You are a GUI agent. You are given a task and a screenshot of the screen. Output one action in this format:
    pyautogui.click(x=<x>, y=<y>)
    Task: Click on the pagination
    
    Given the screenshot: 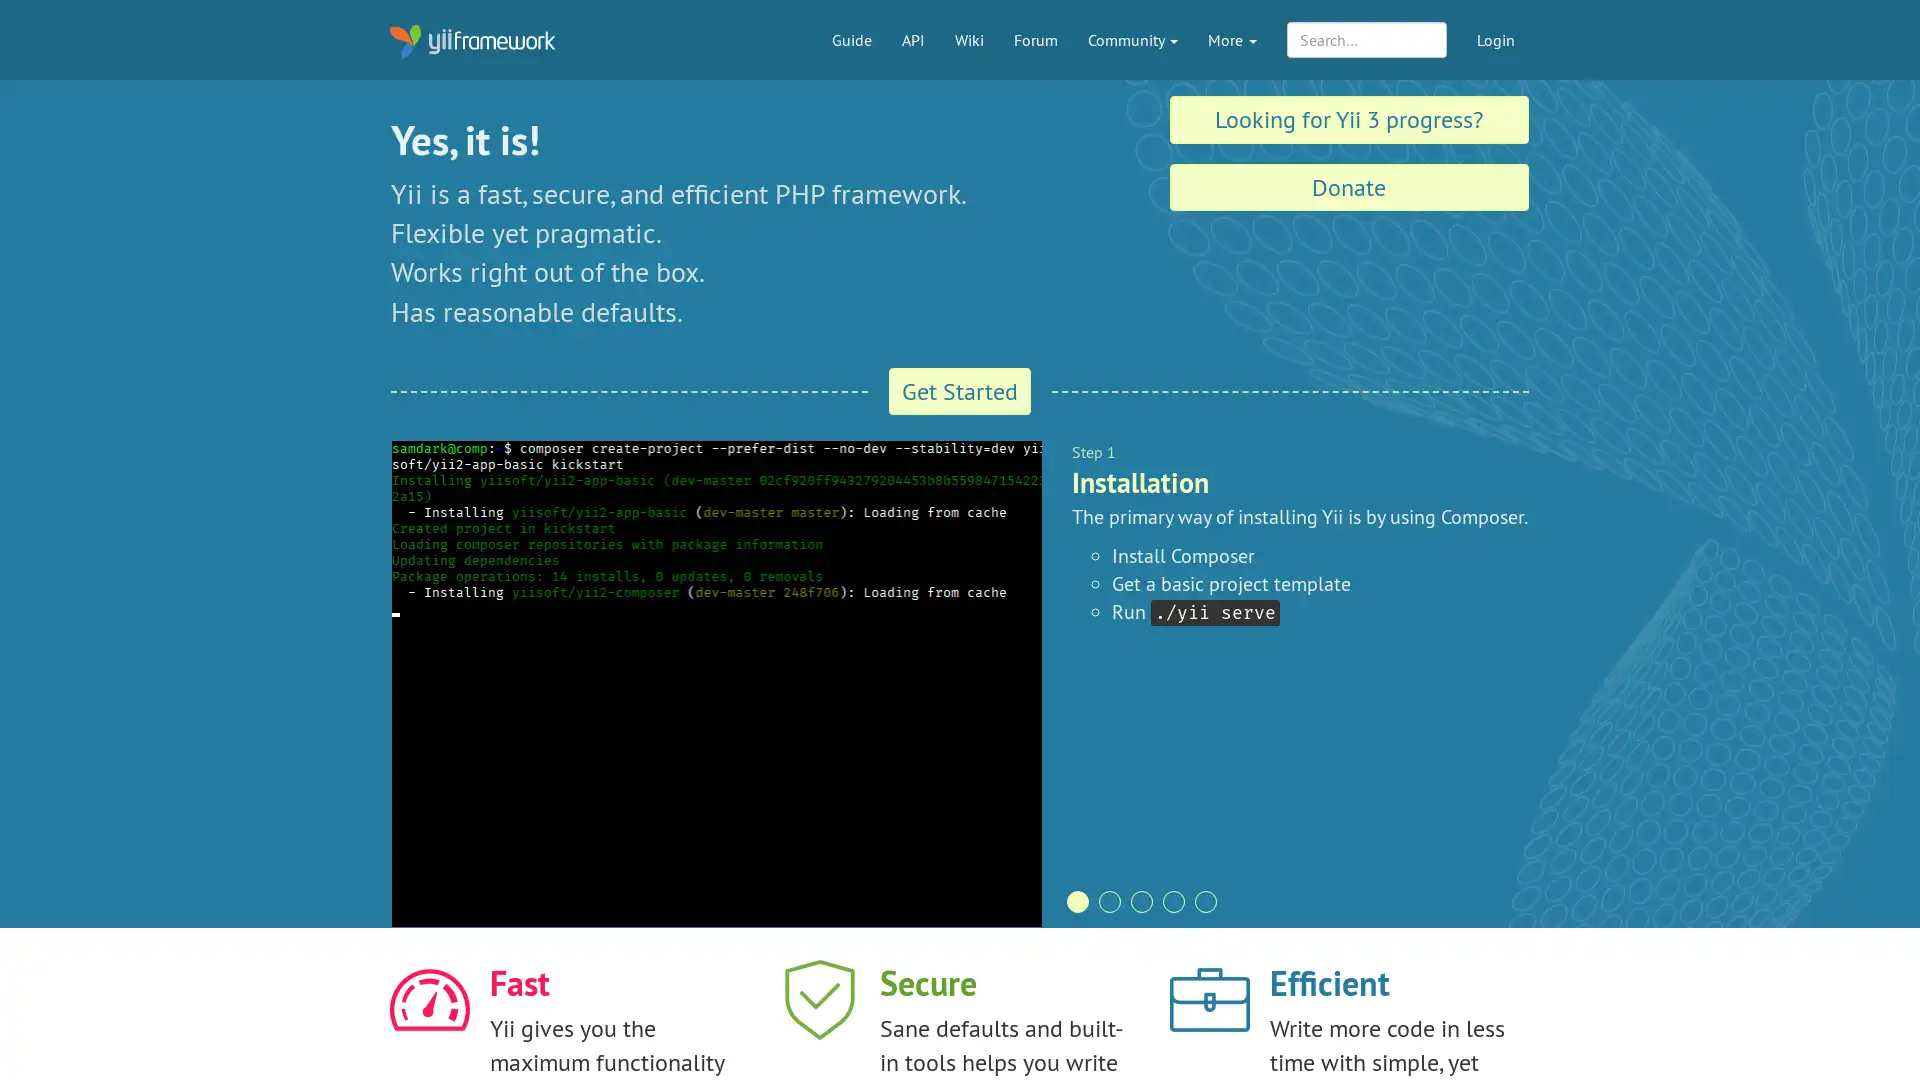 What is the action you would take?
    pyautogui.click(x=1142, y=902)
    